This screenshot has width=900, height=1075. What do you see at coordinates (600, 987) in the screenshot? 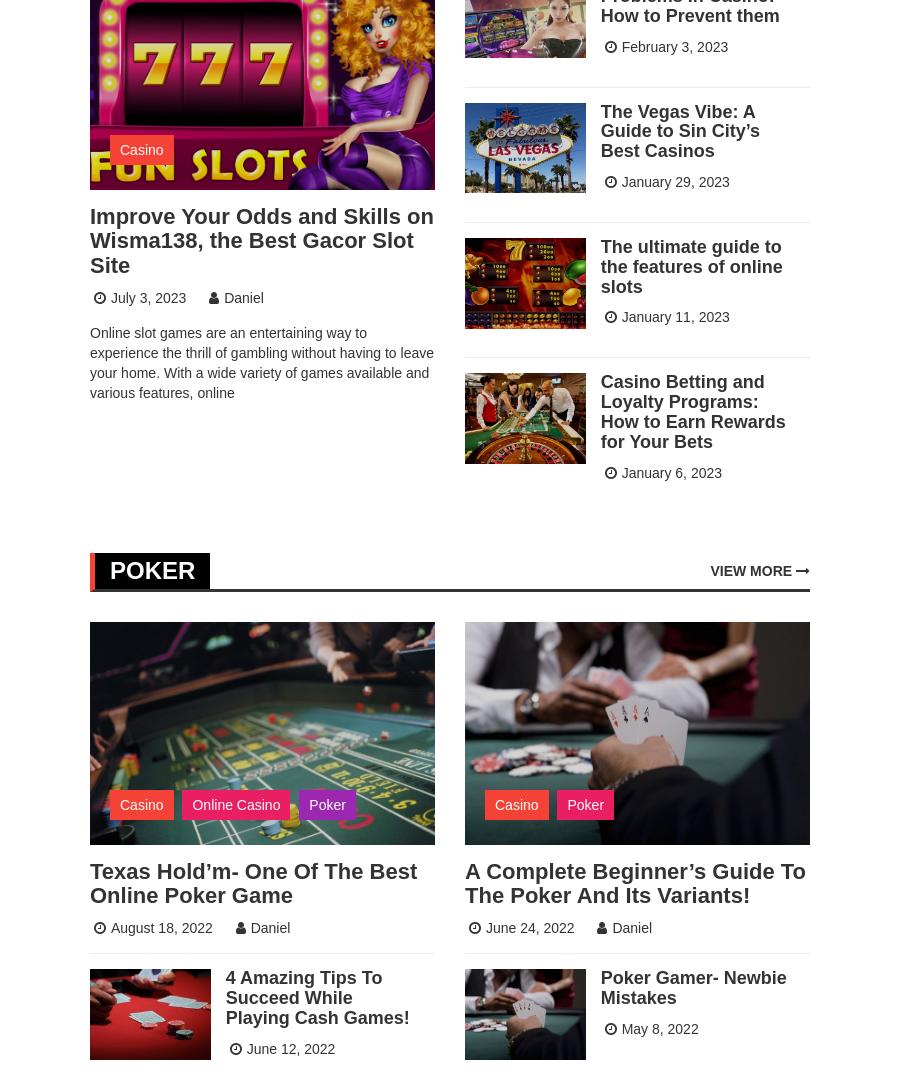
I see `'Poker Gamer- Newbie Mistakes'` at bounding box center [600, 987].